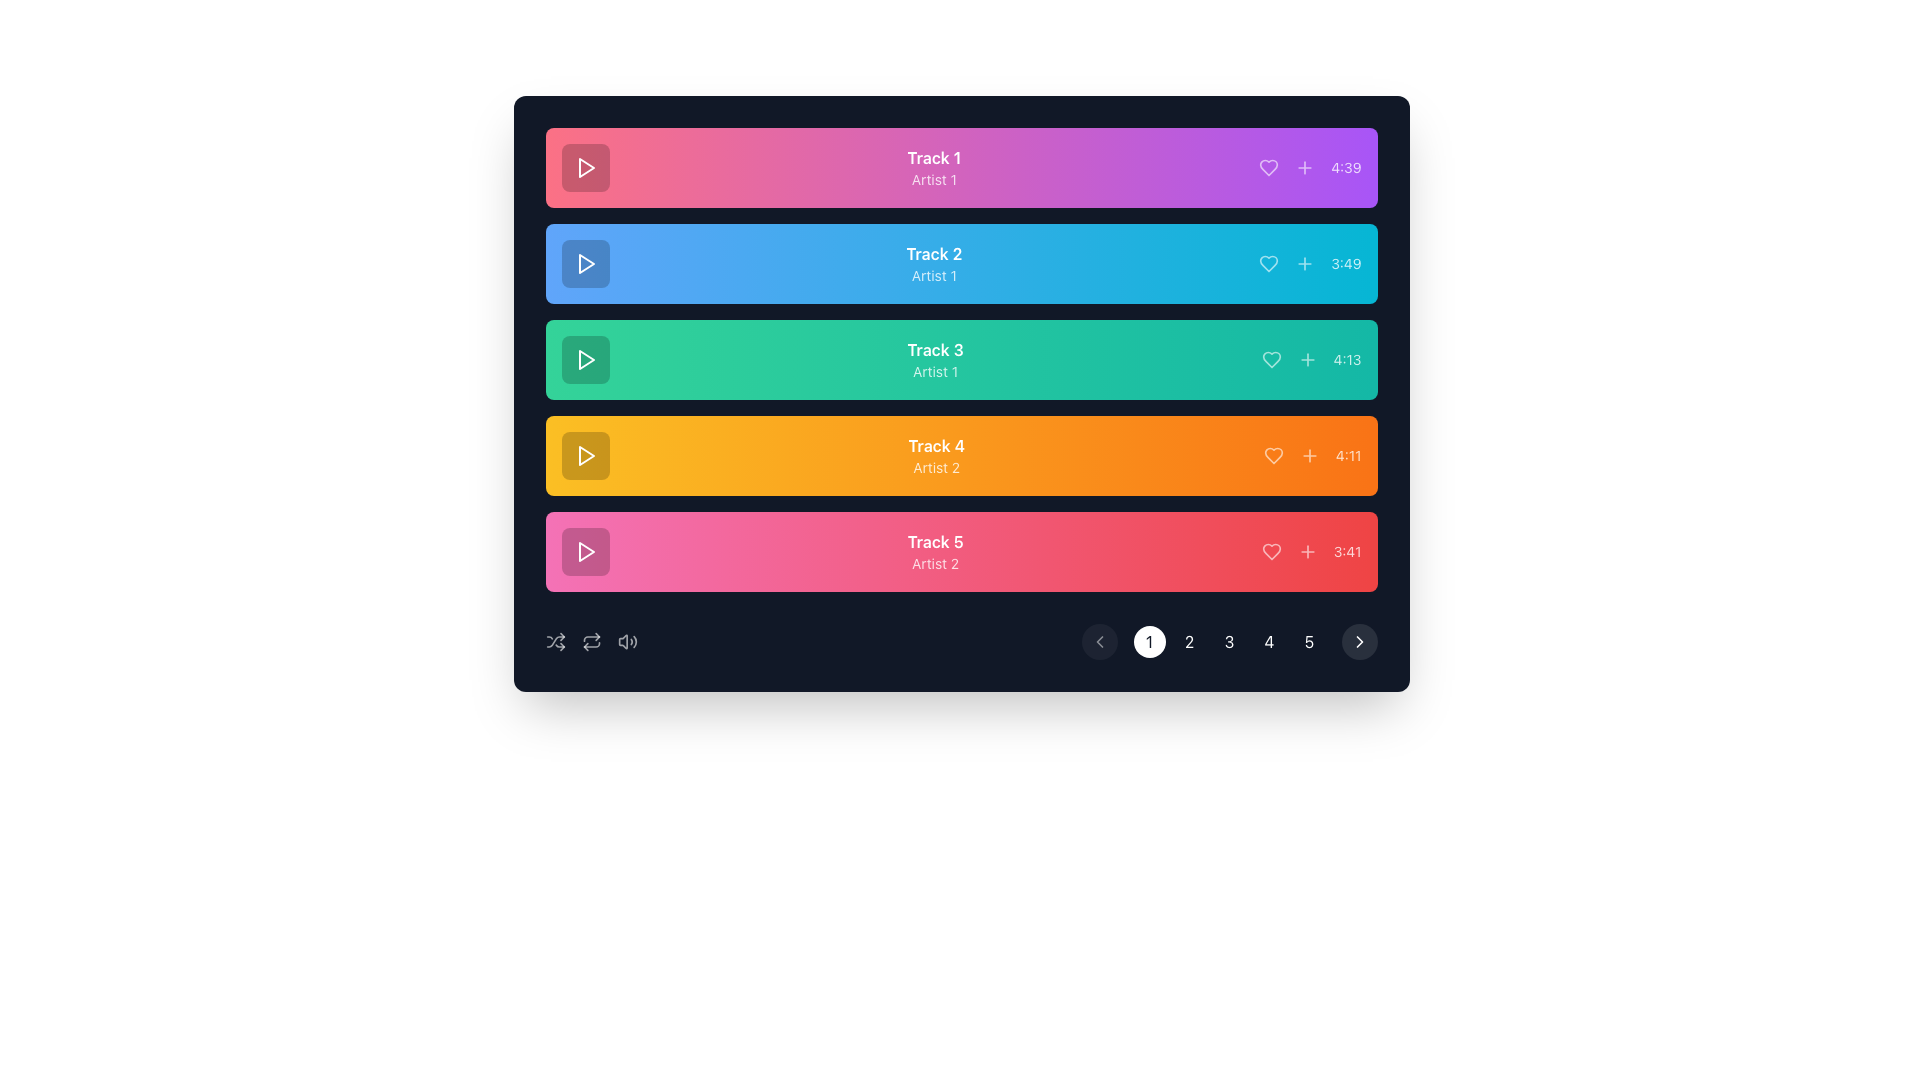 This screenshot has height=1080, width=1920. Describe the element at coordinates (1270, 358) in the screenshot. I see `the heart-shaped like button located as the first interactive item in the third row of the track list for keyboard interaction` at that location.